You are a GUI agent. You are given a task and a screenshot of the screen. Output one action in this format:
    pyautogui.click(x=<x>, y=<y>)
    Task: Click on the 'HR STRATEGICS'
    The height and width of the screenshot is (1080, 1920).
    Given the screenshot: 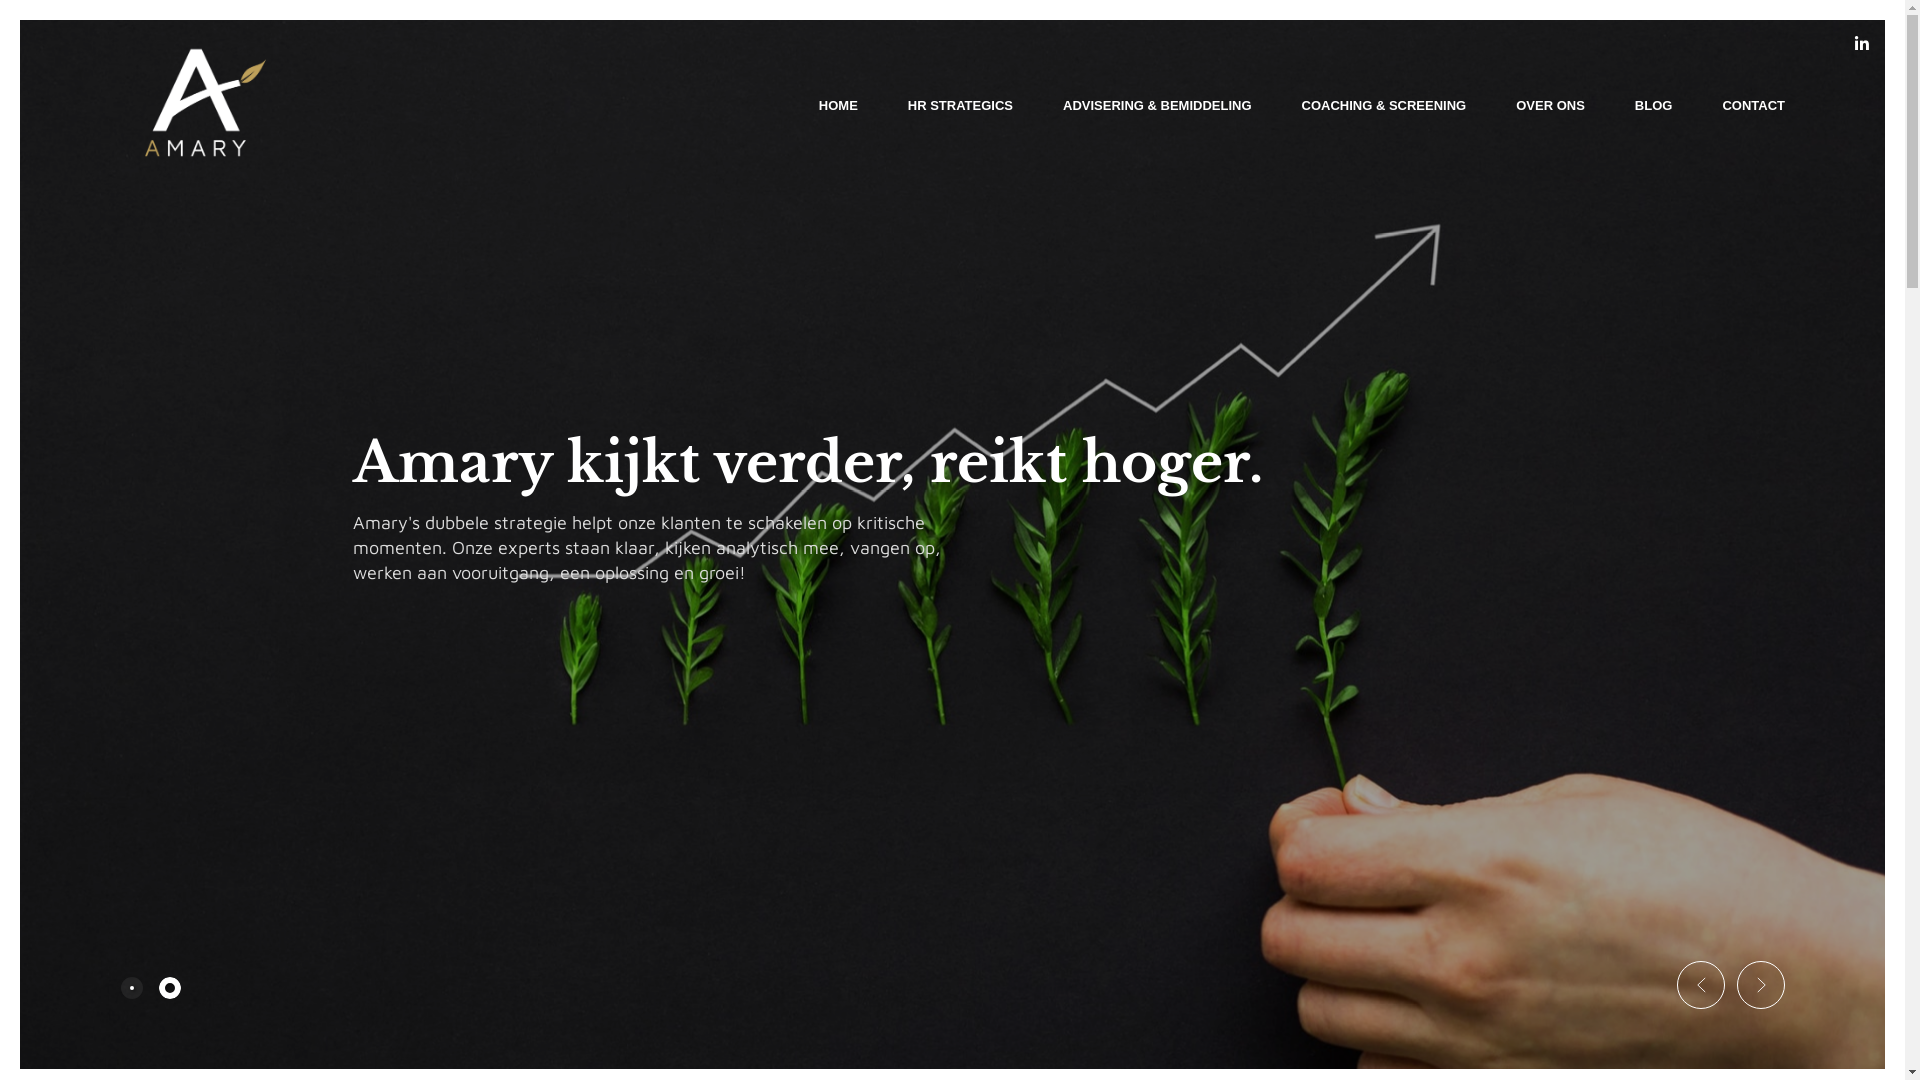 What is the action you would take?
    pyautogui.click(x=960, y=105)
    